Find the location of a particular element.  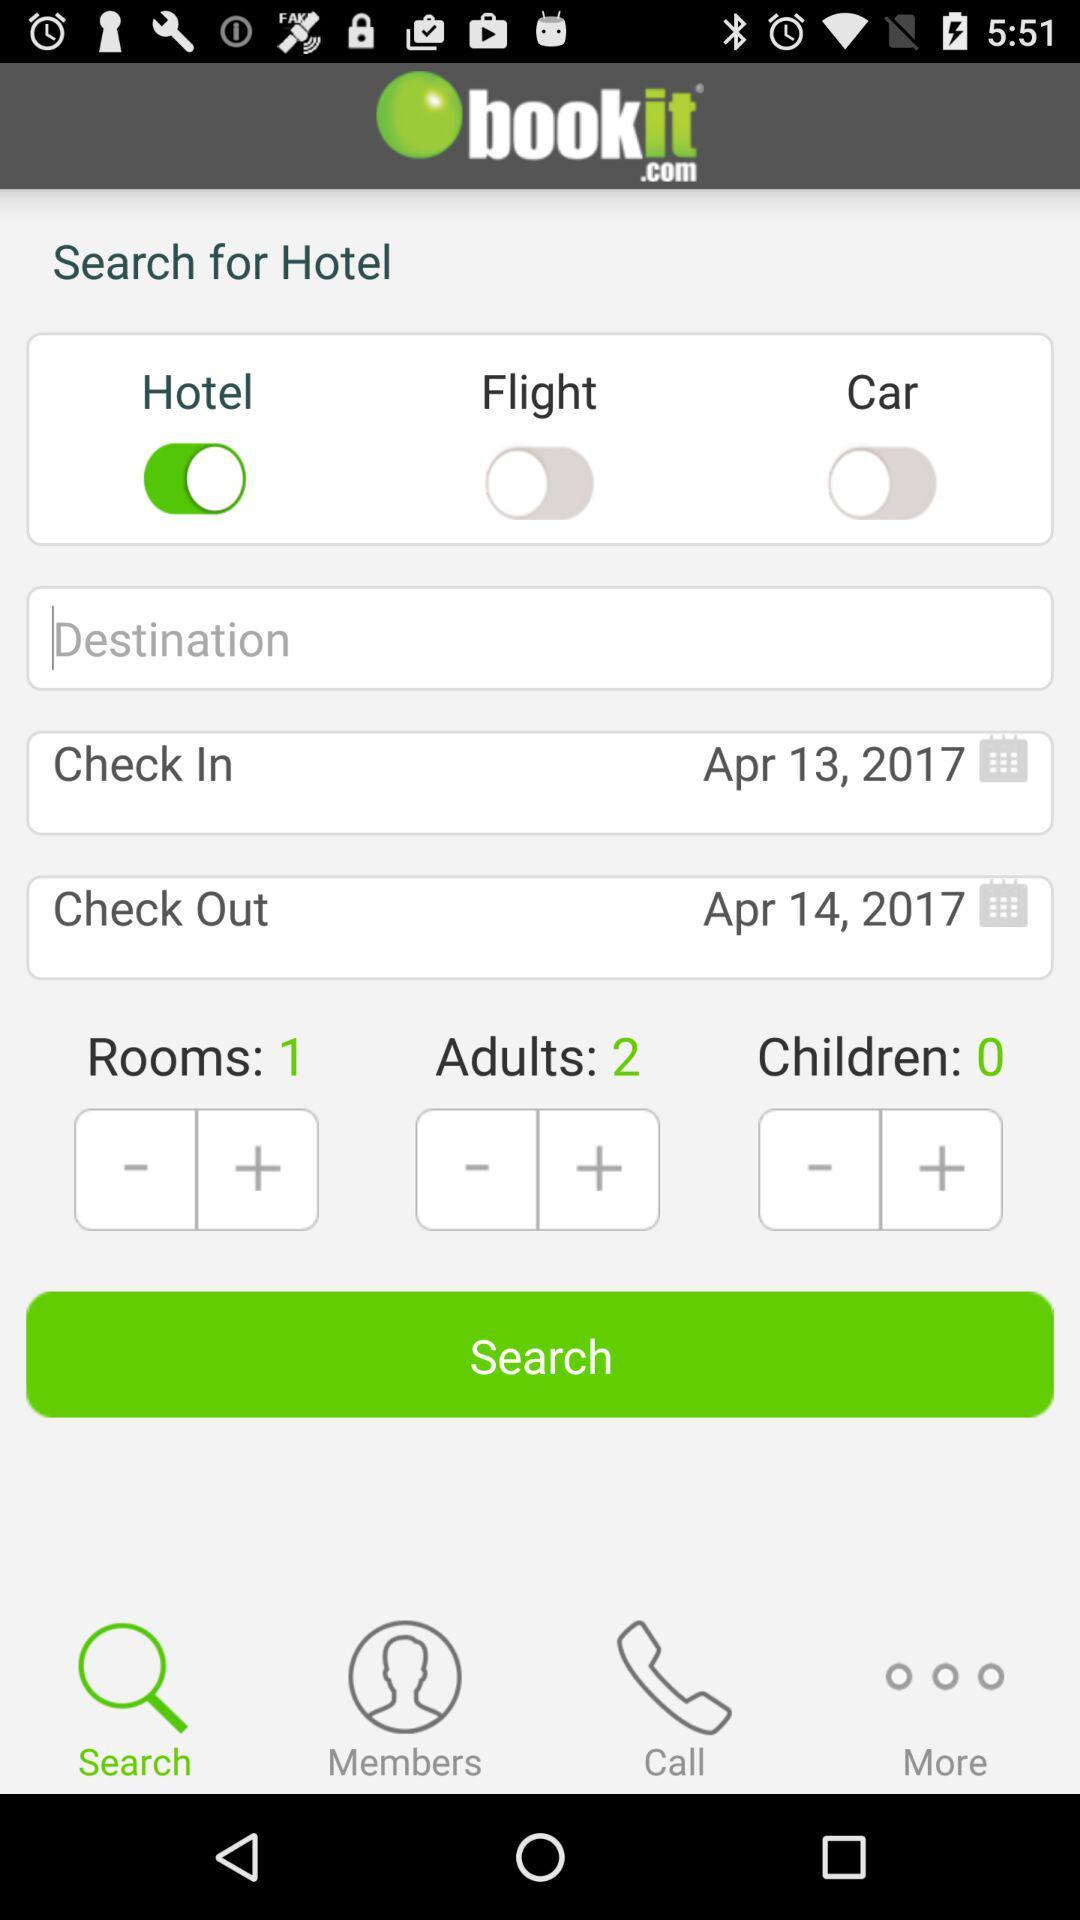

more option which is on the bottom of the page is located at coordinates (945, 1701).